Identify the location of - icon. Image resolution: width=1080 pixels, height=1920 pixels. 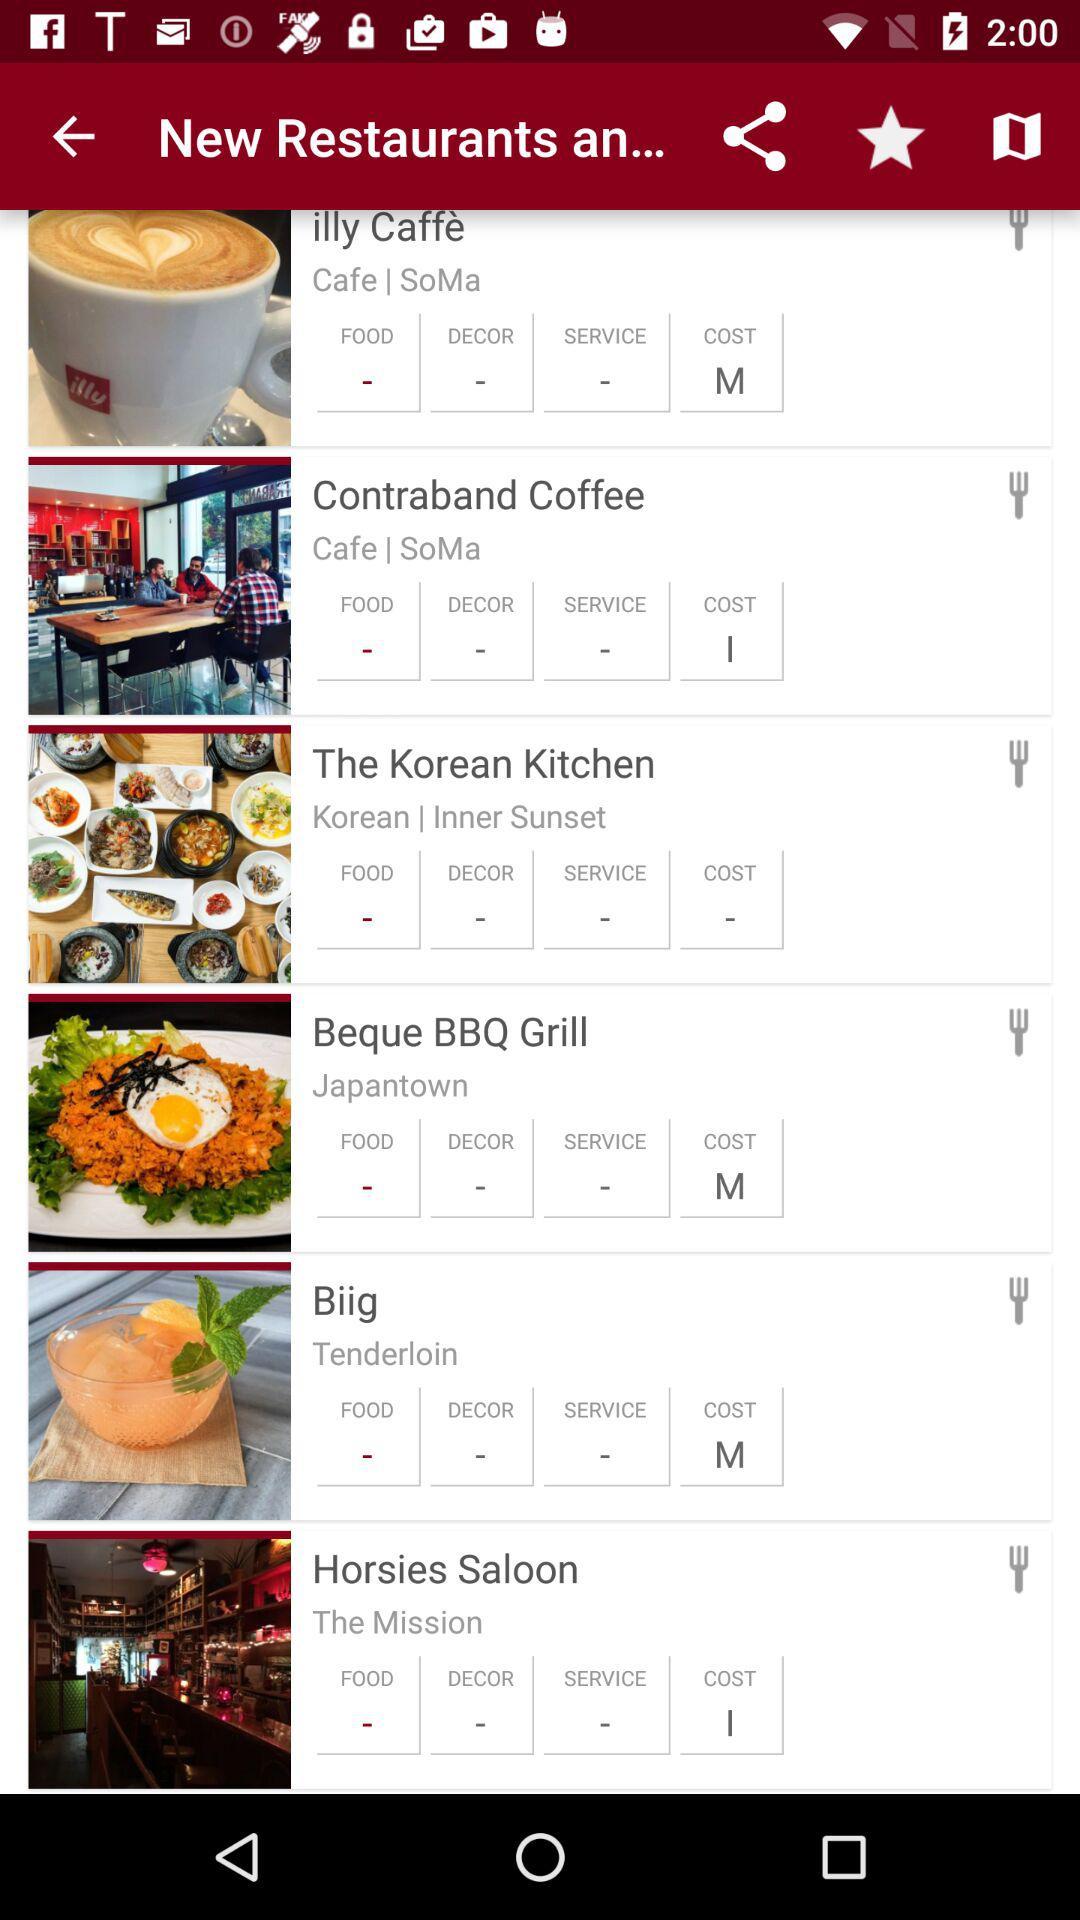
(480, 1185).